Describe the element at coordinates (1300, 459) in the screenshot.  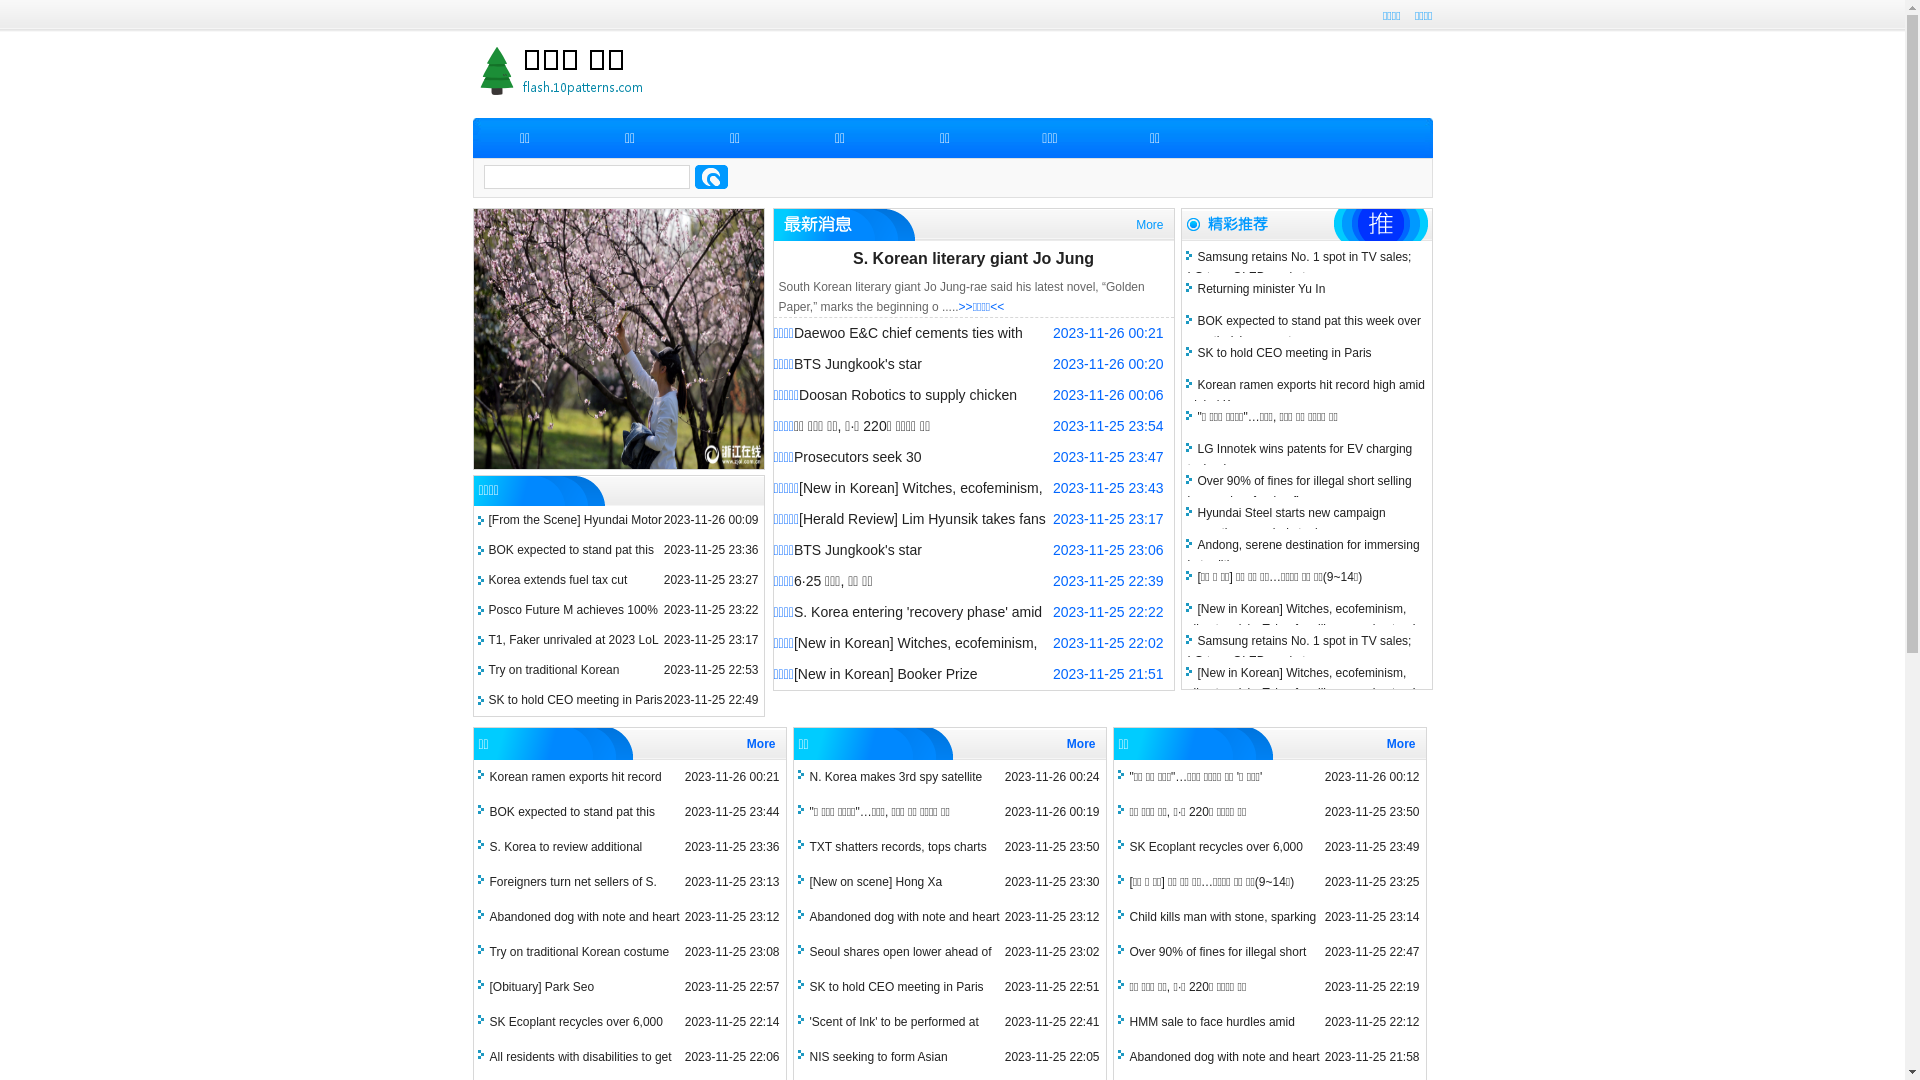
I see `'LG Innotek wins patents for EV charging technology'` at that location.